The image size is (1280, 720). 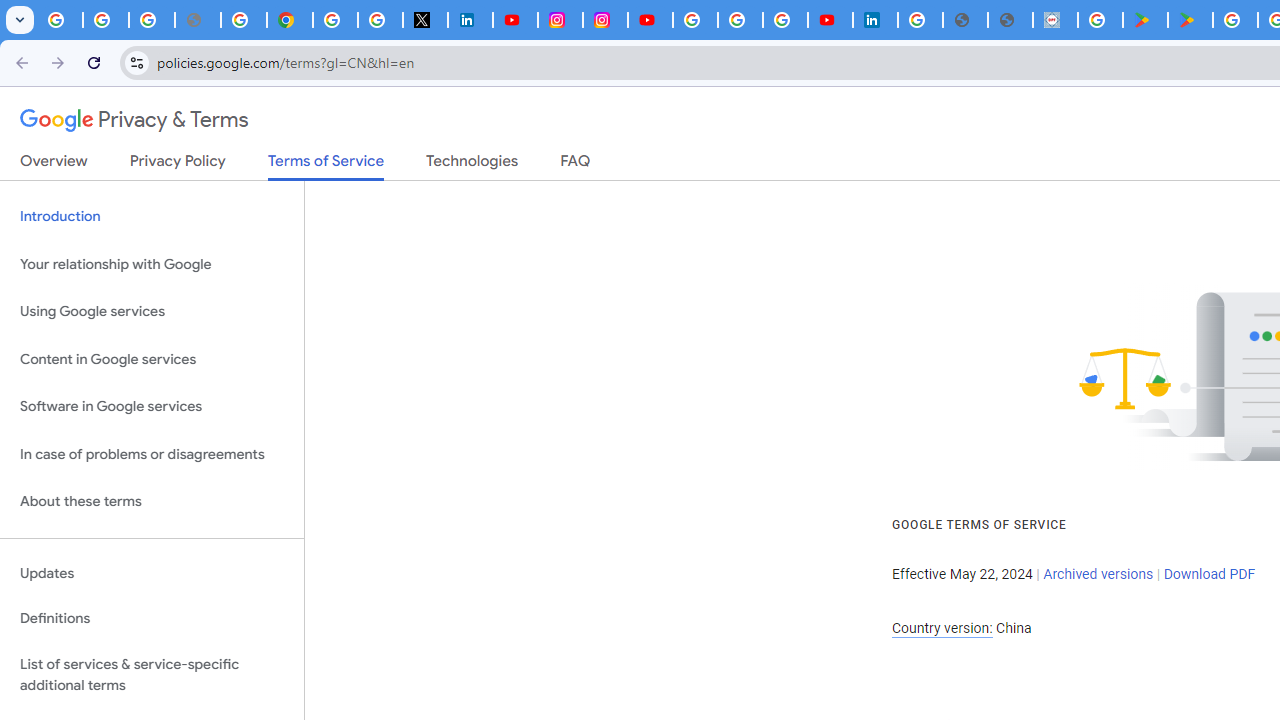 I want to click on 'Privacy Help Center - Policies Help', so click(x=243, y=20).